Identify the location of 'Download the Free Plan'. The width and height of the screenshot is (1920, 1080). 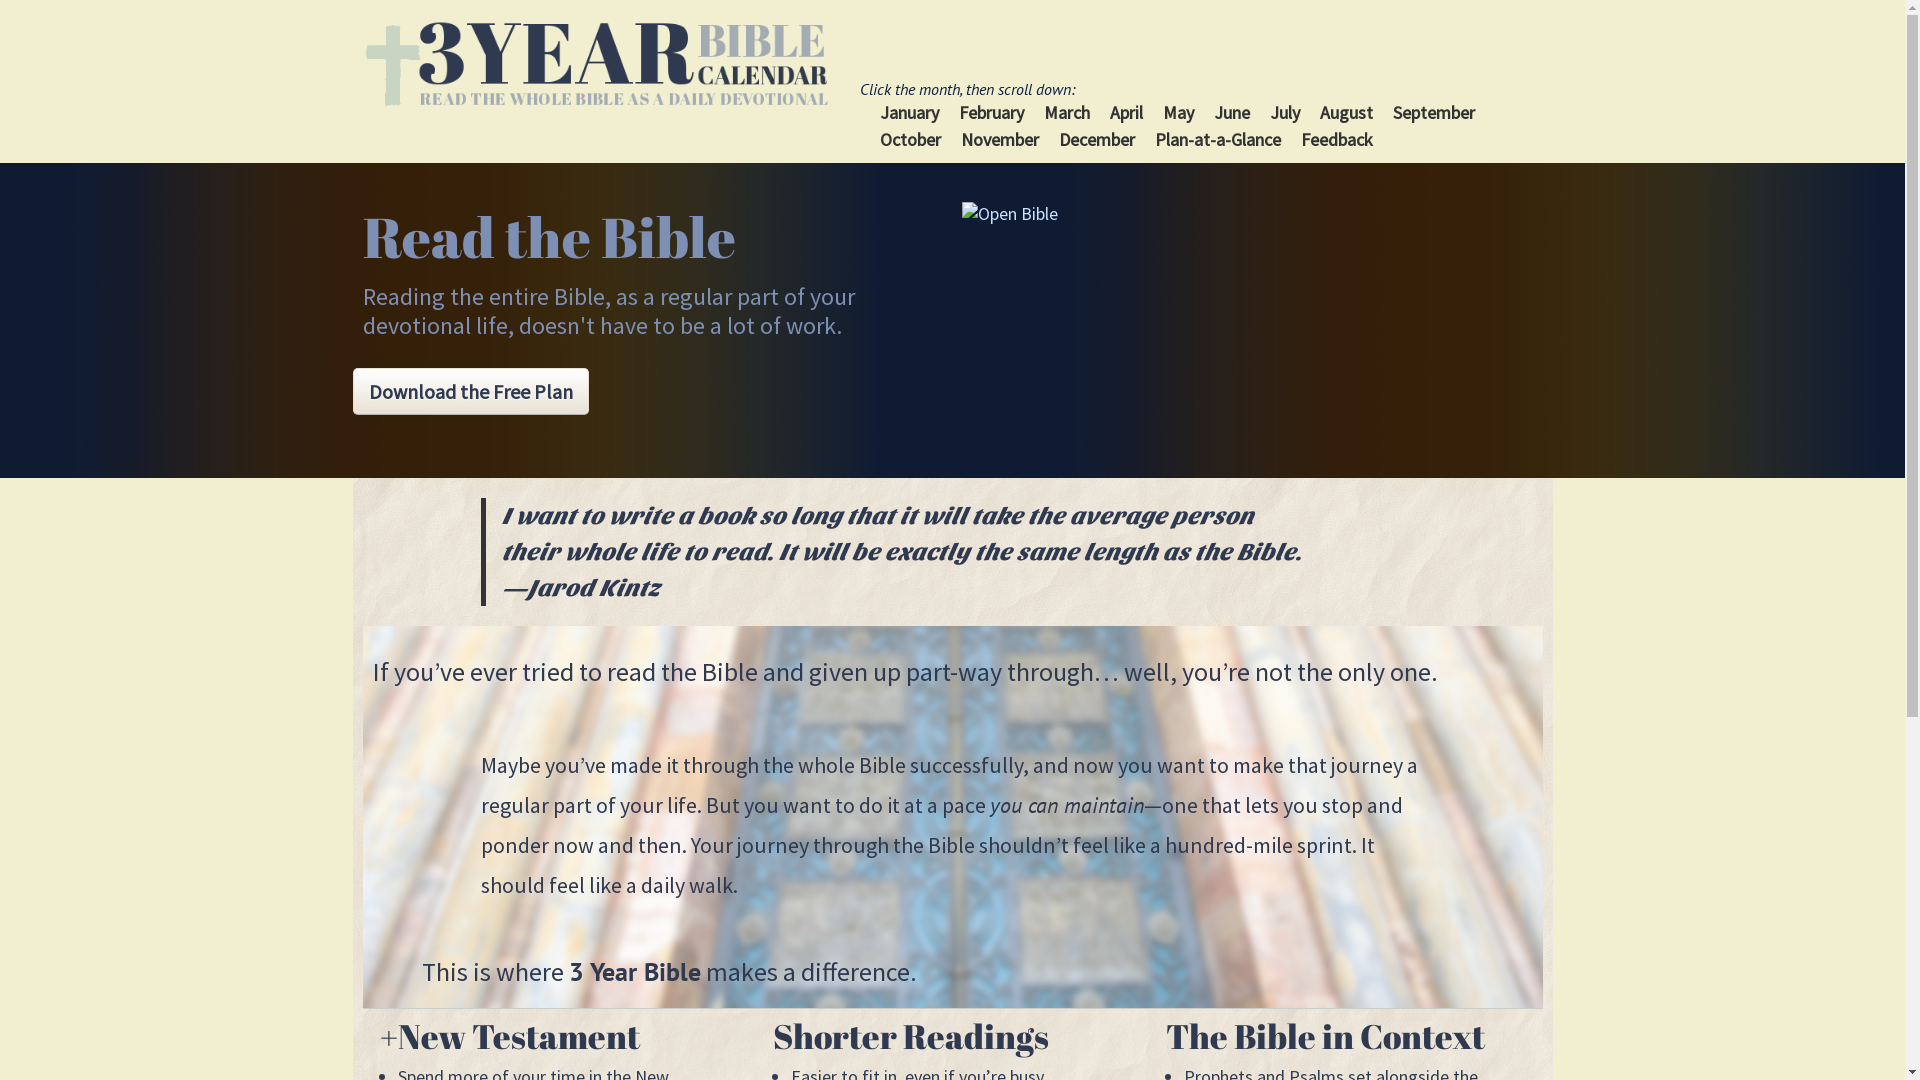
(469, 391).